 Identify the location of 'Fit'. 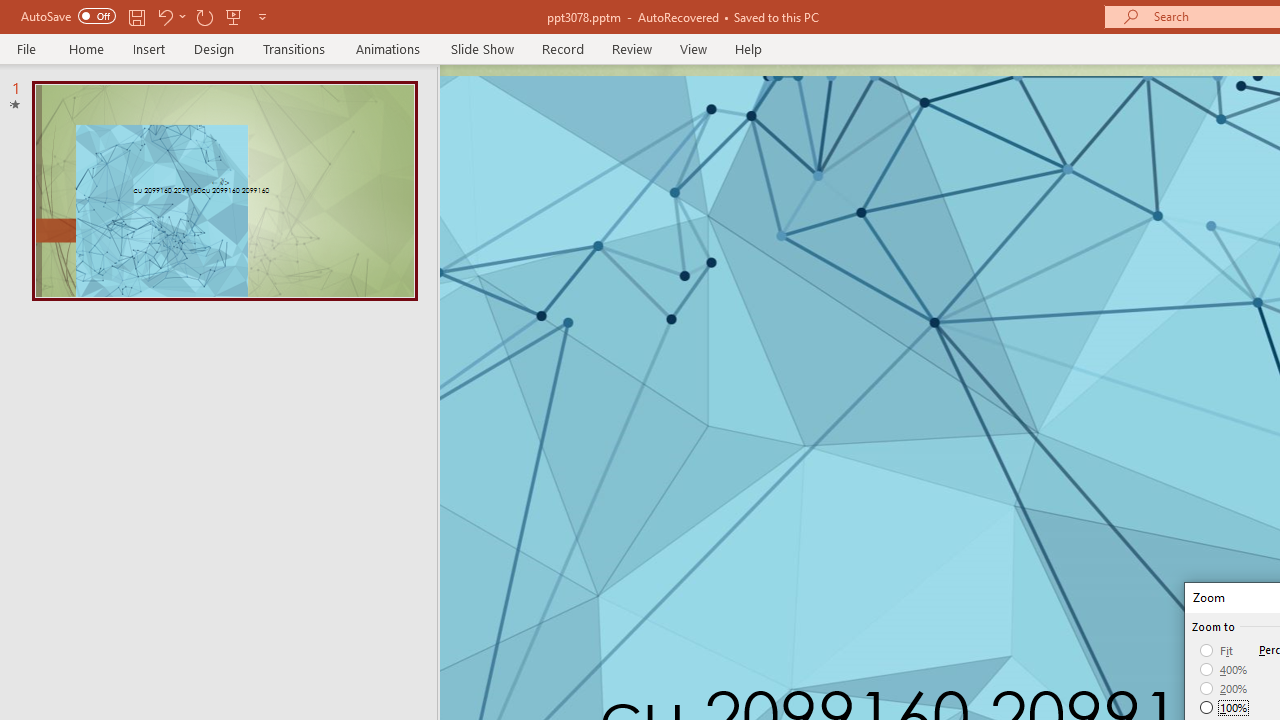
(1216, 650).